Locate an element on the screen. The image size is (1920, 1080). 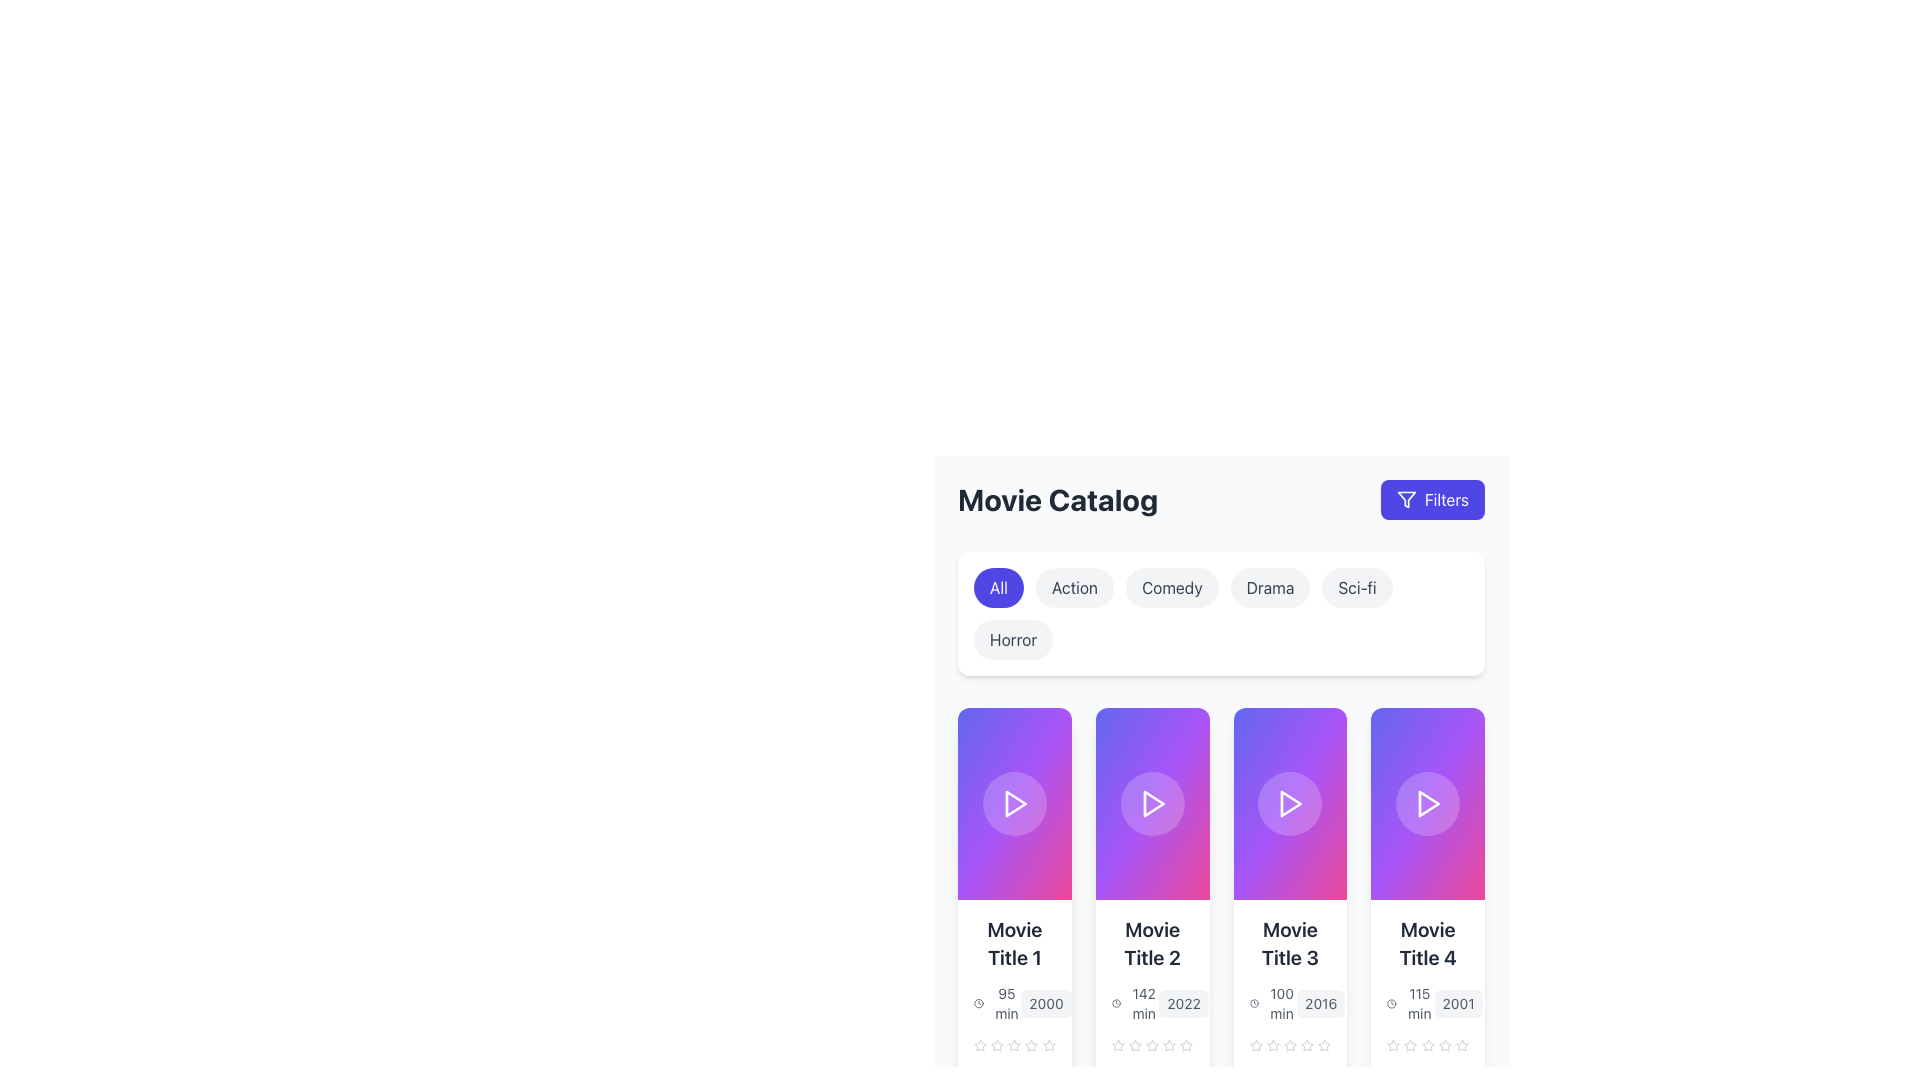
the fifth star icon in the horizontal sequence of star icons used for rating, located under the fourth movie card titled 'Movie Title 4' is located at coordinates (1445, 1044).